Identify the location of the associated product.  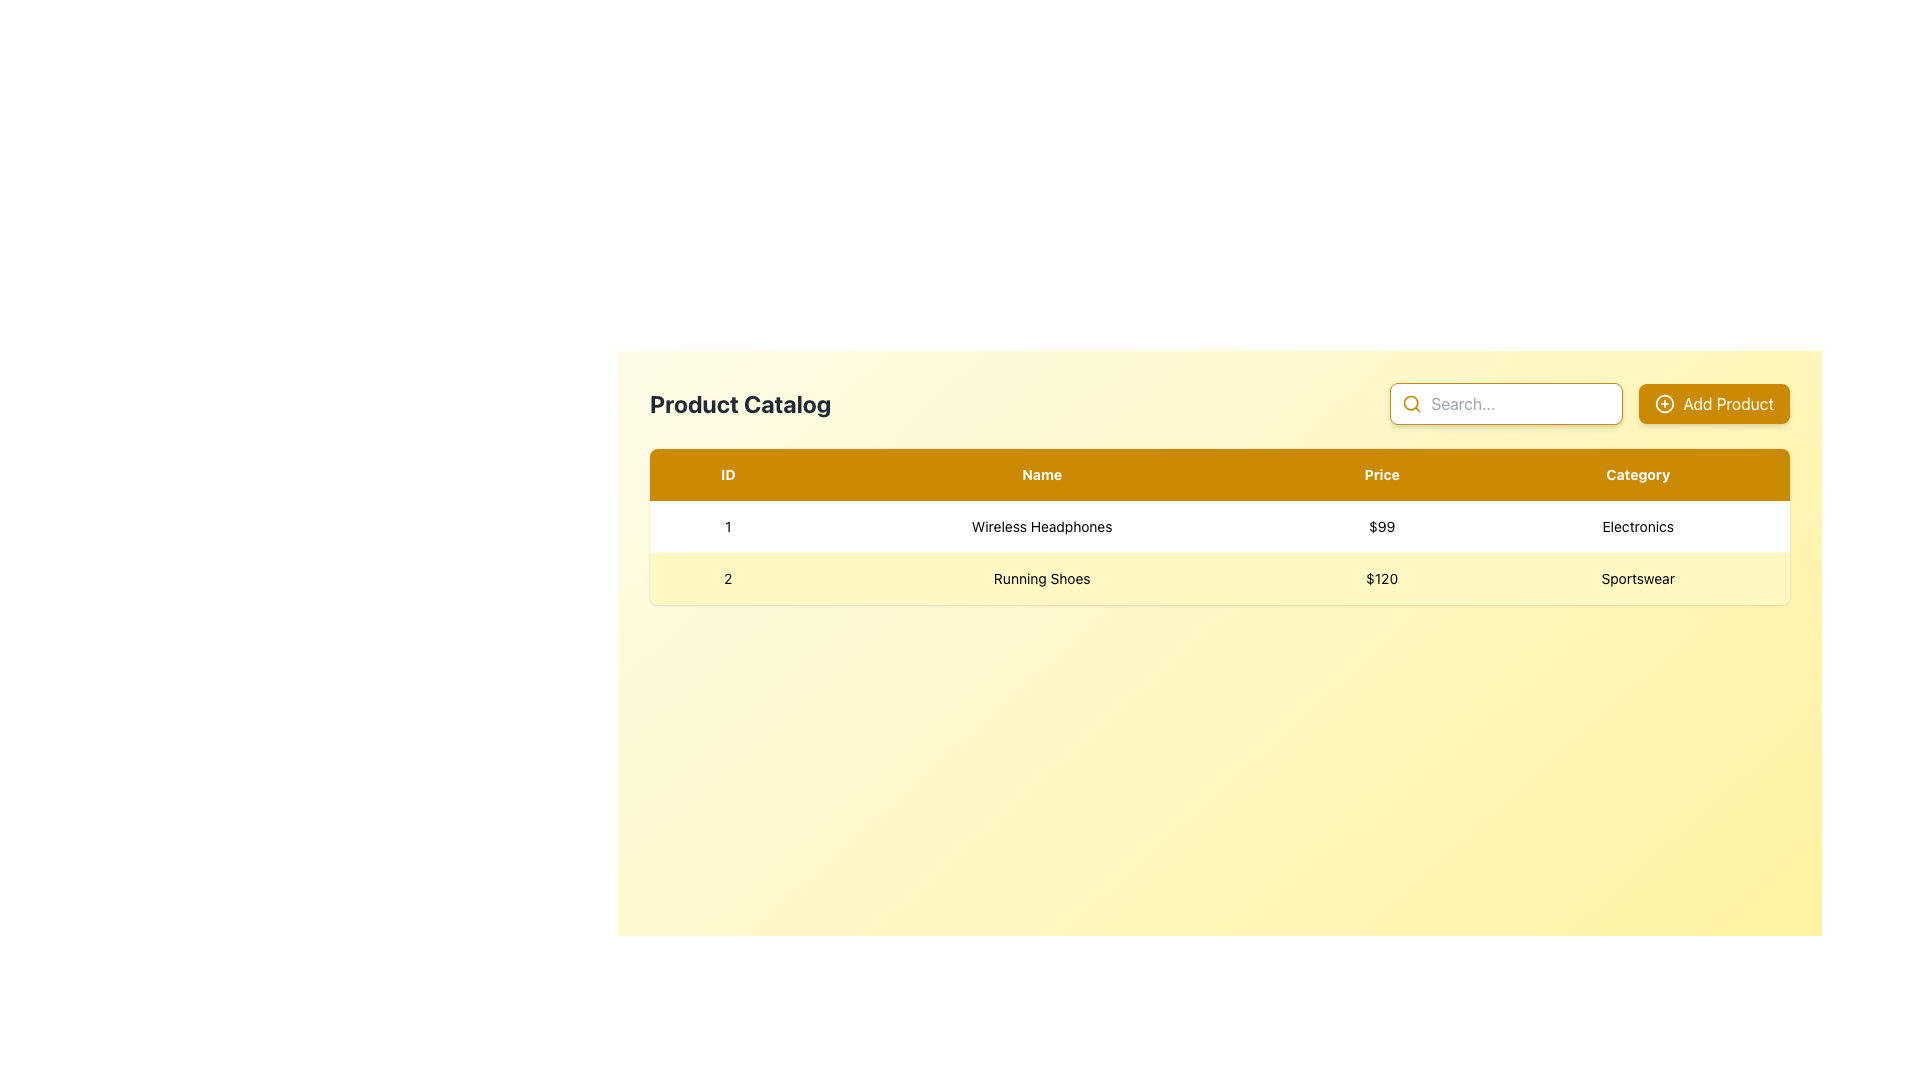
(727, 578).